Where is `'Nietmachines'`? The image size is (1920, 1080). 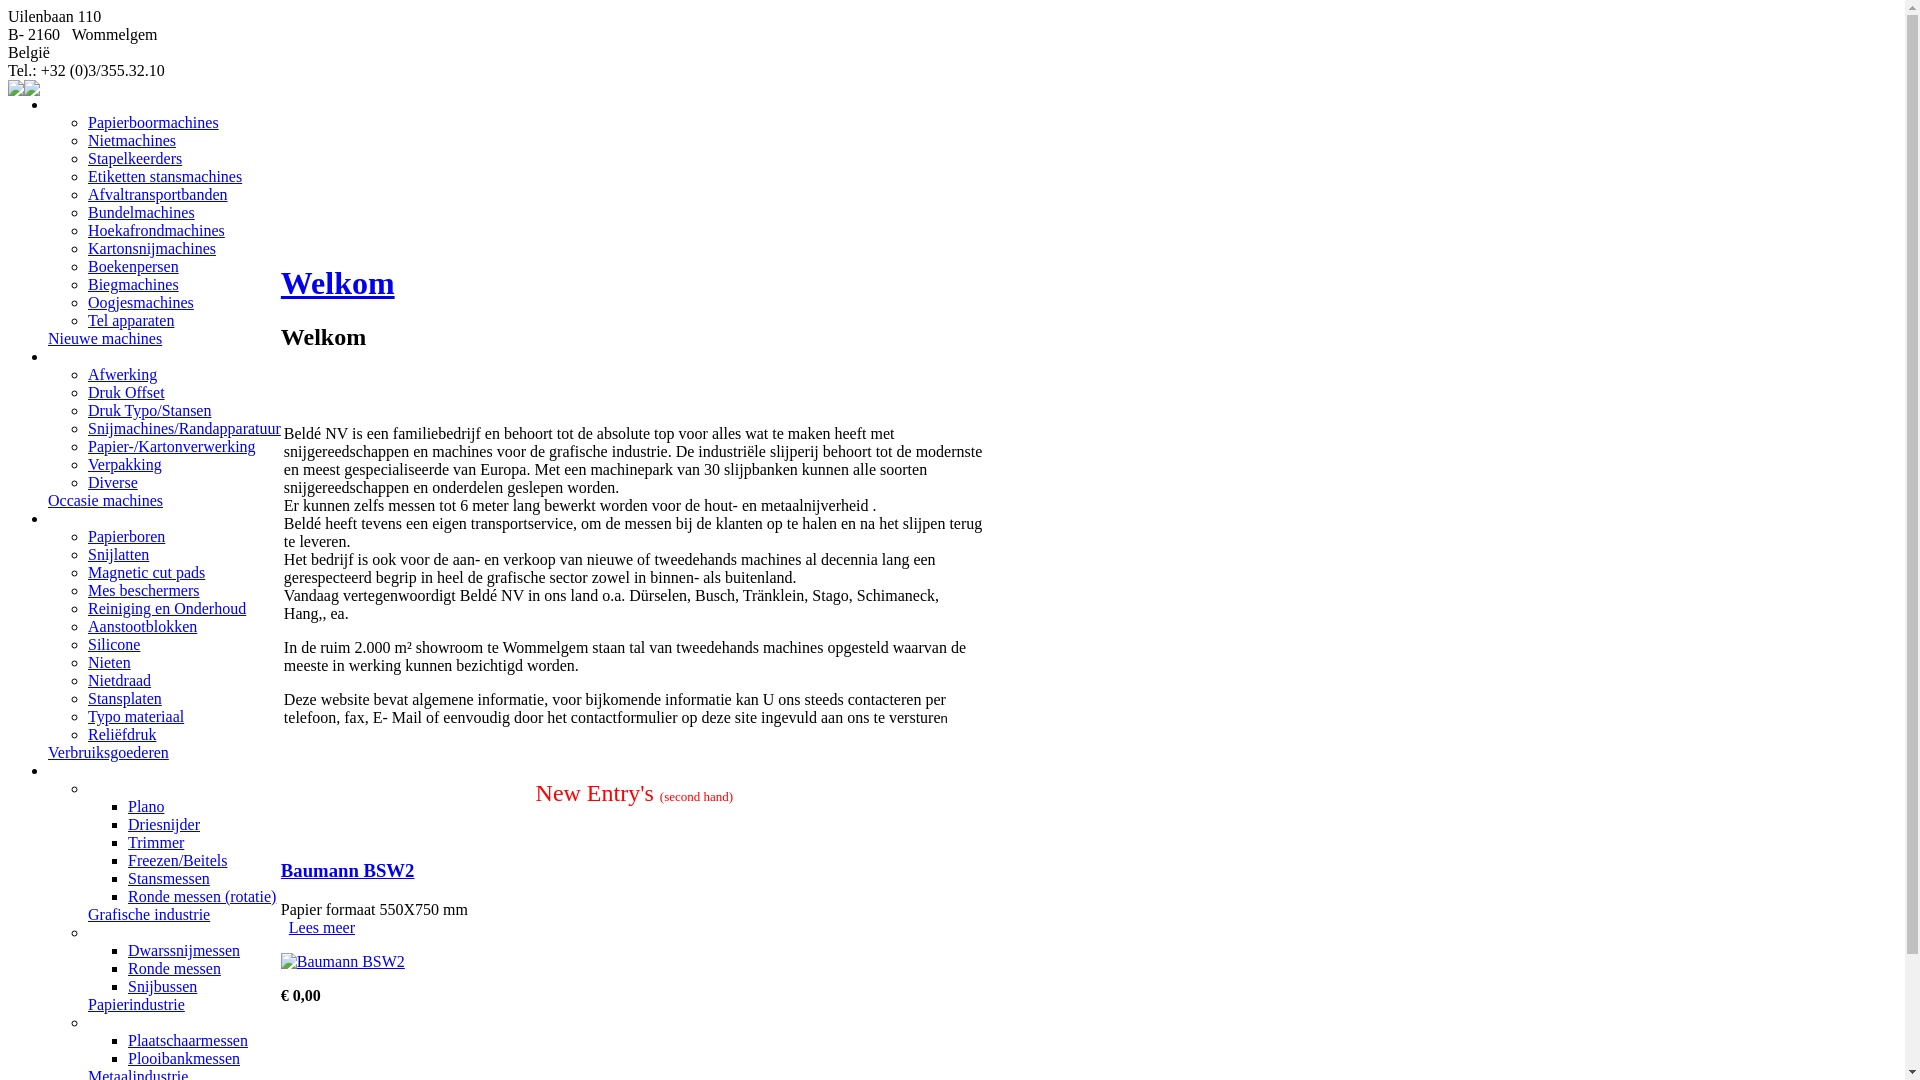
'Nietmachines' is located at coordinates (130, 139).